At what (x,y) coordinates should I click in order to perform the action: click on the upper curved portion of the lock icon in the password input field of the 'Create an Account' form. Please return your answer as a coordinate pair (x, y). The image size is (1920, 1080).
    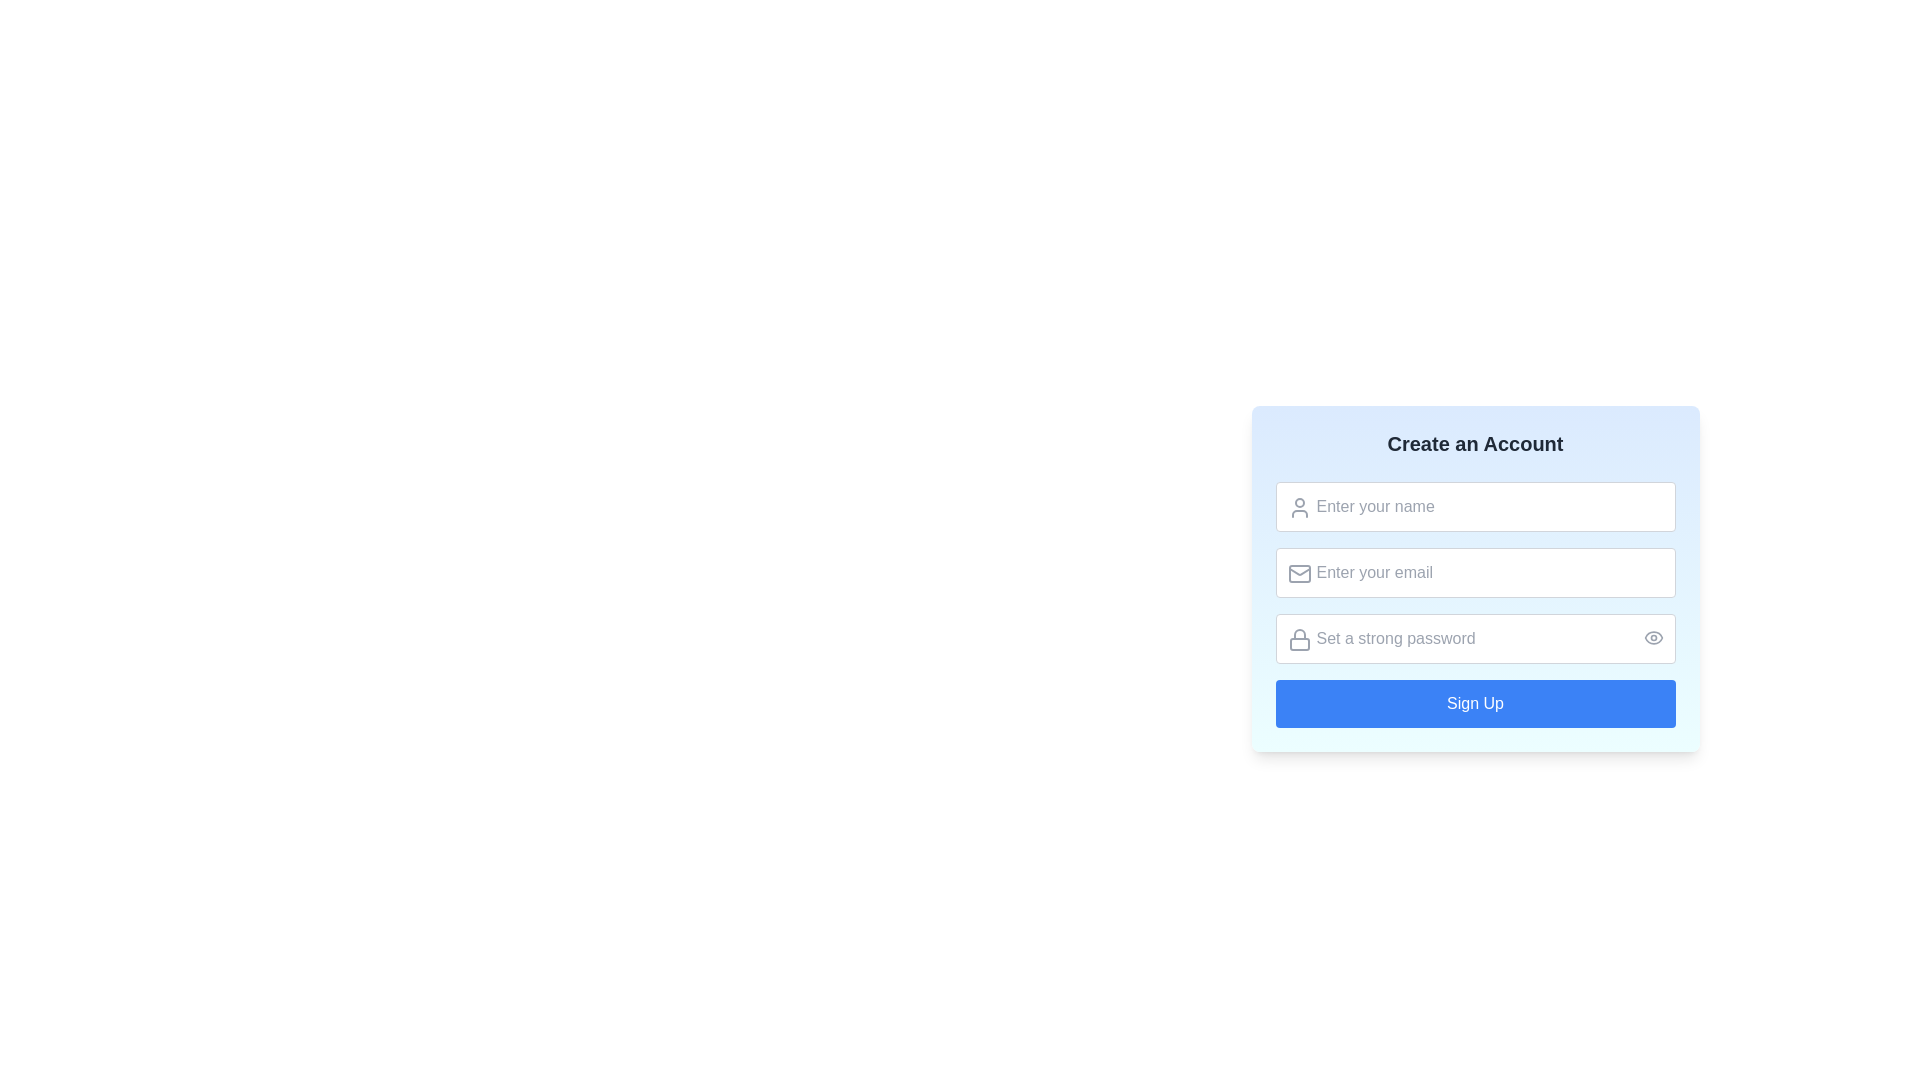
    Looking at the image, I should click on (1299, 634).